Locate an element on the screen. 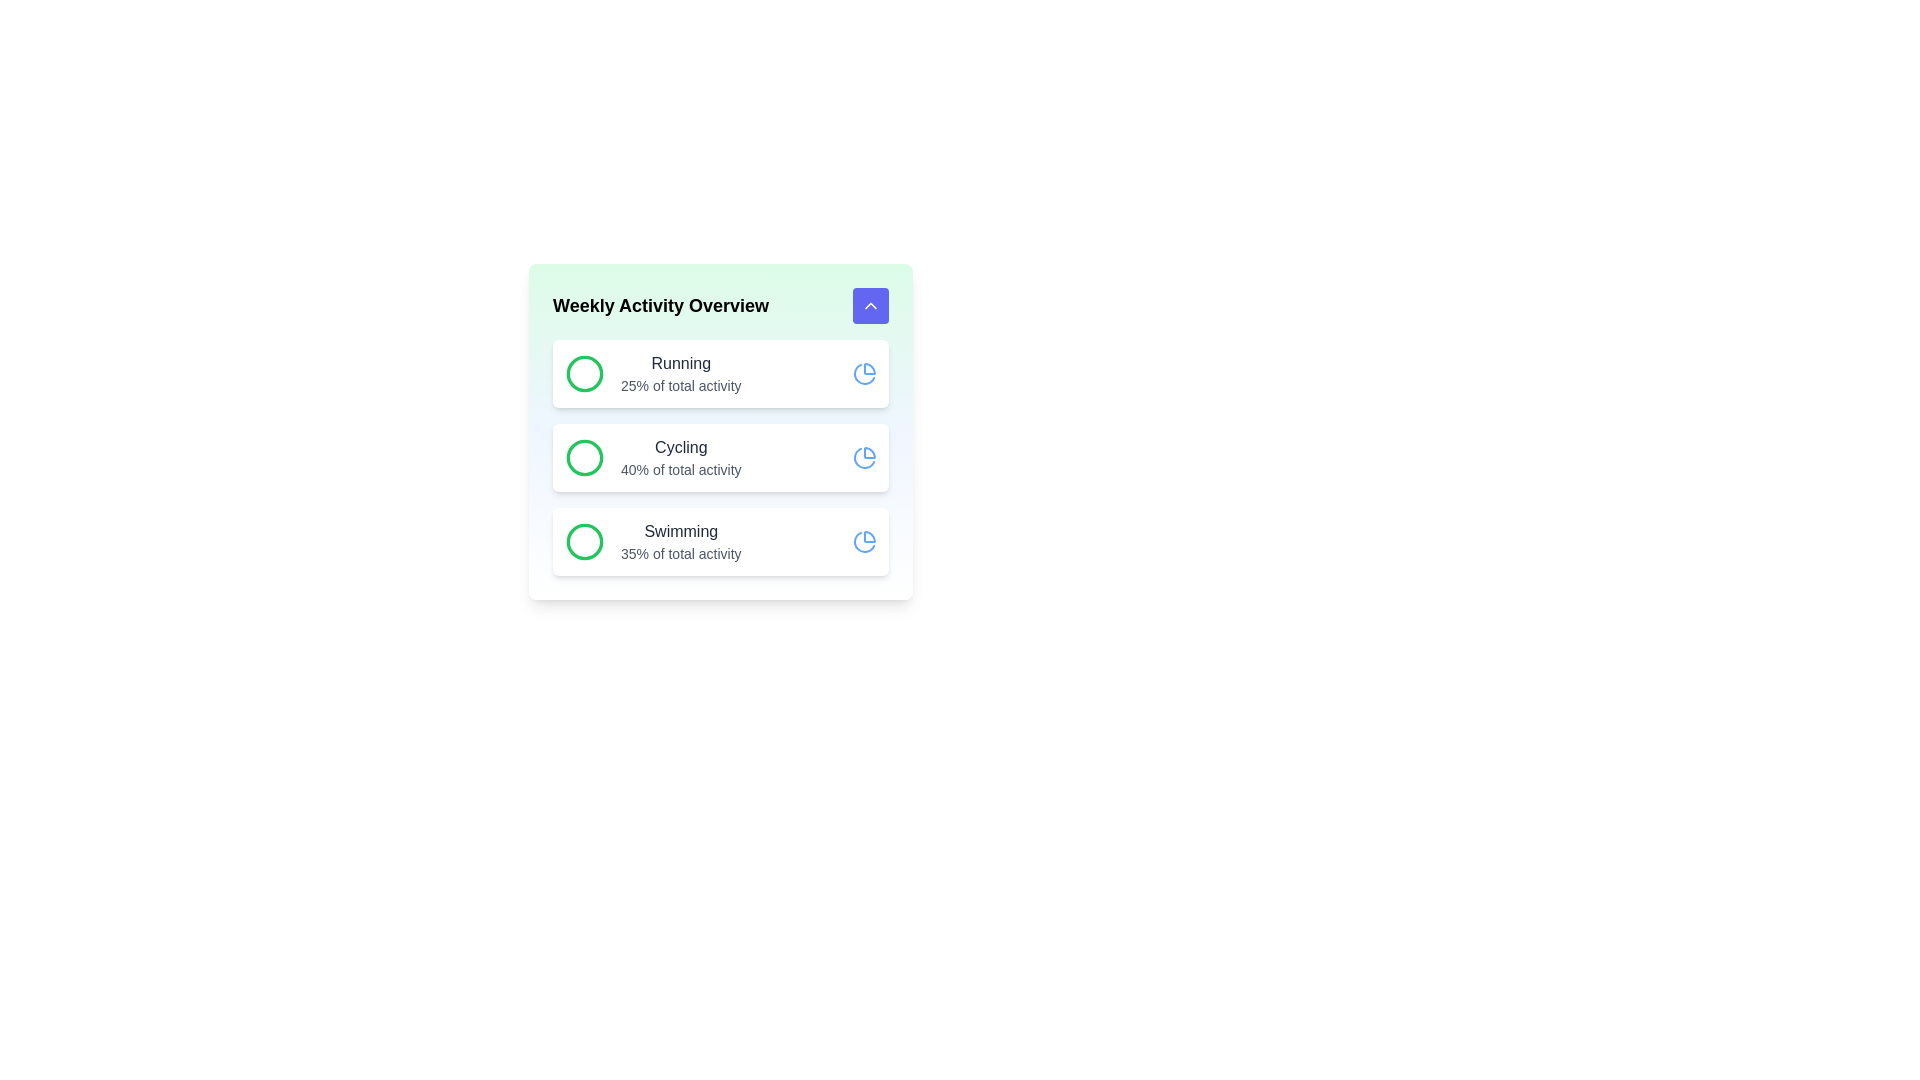  the green circle SVG icon located in the 'Swimming' section, which is next to the text 'Swimming 35% of total activity' is located at coordinates (584, 542).